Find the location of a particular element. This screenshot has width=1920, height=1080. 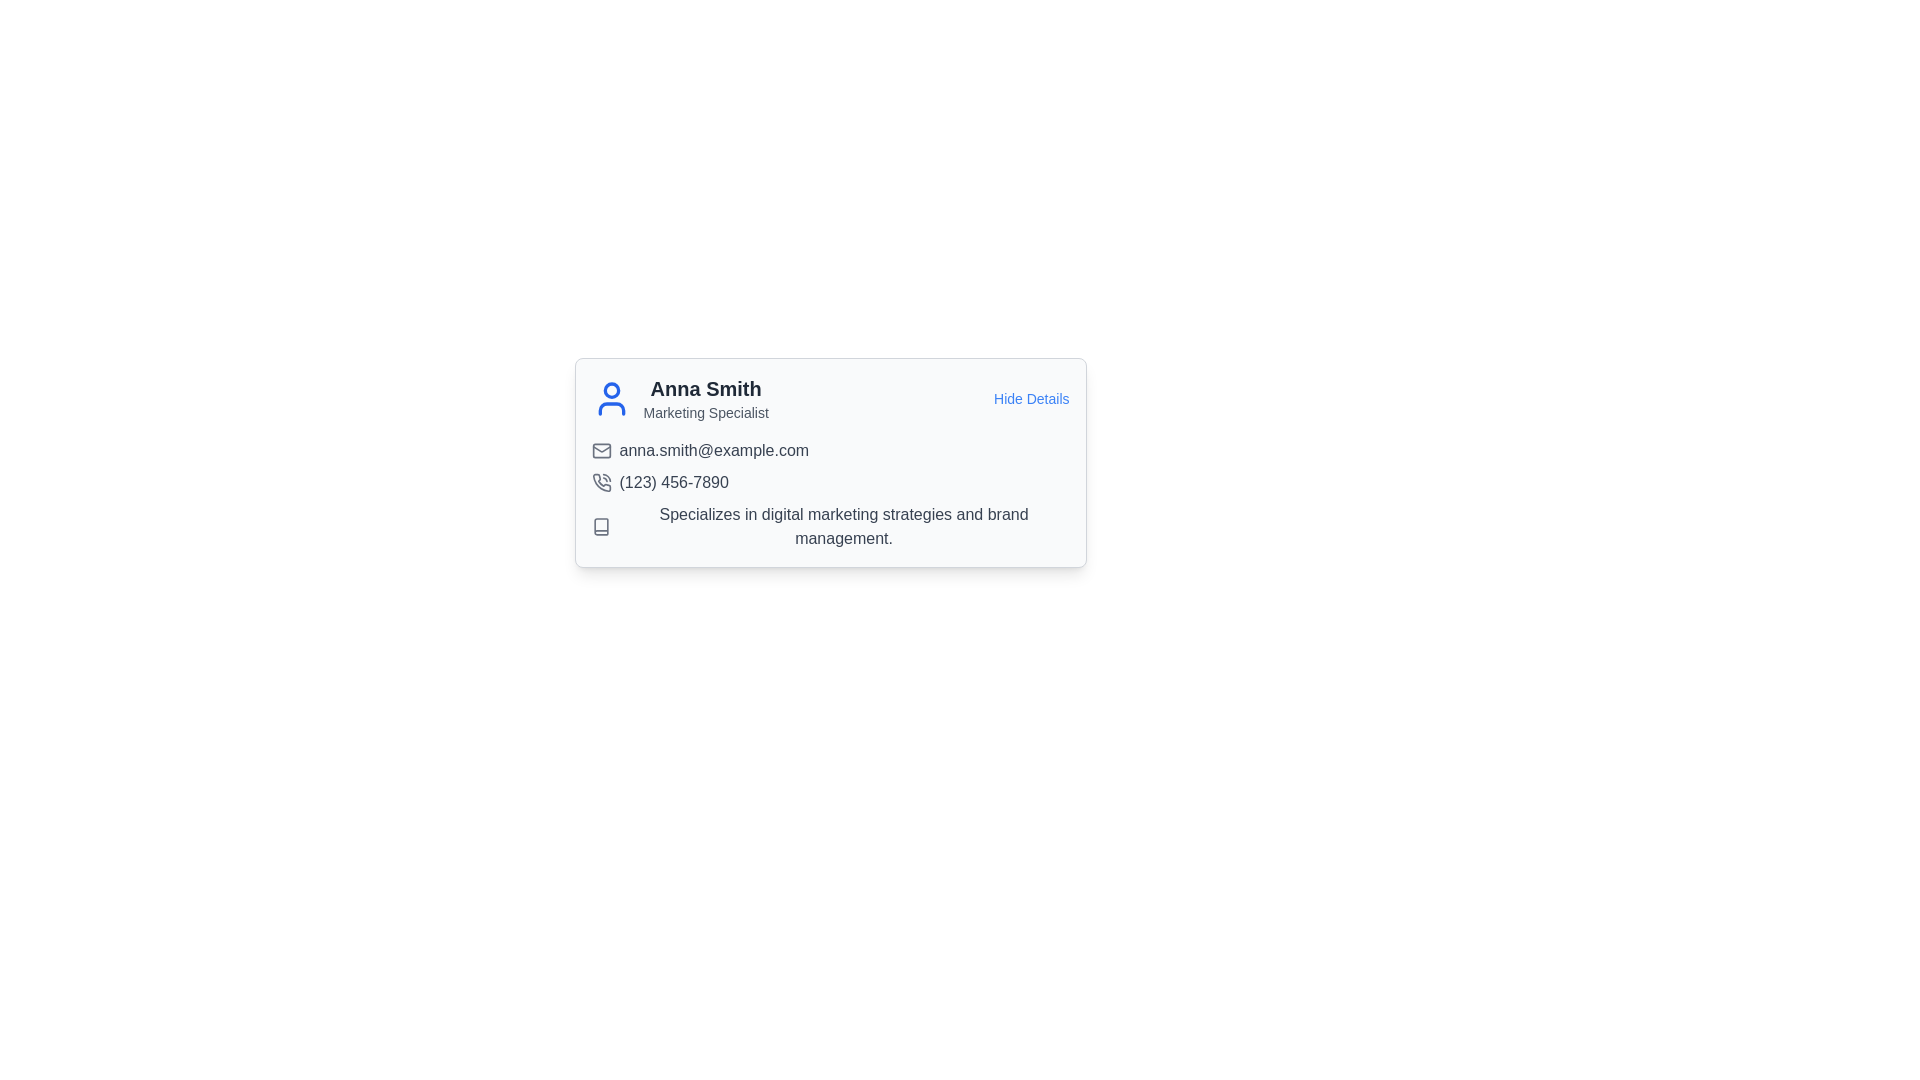

the phone number text display located is located at coordinates (674, 482).